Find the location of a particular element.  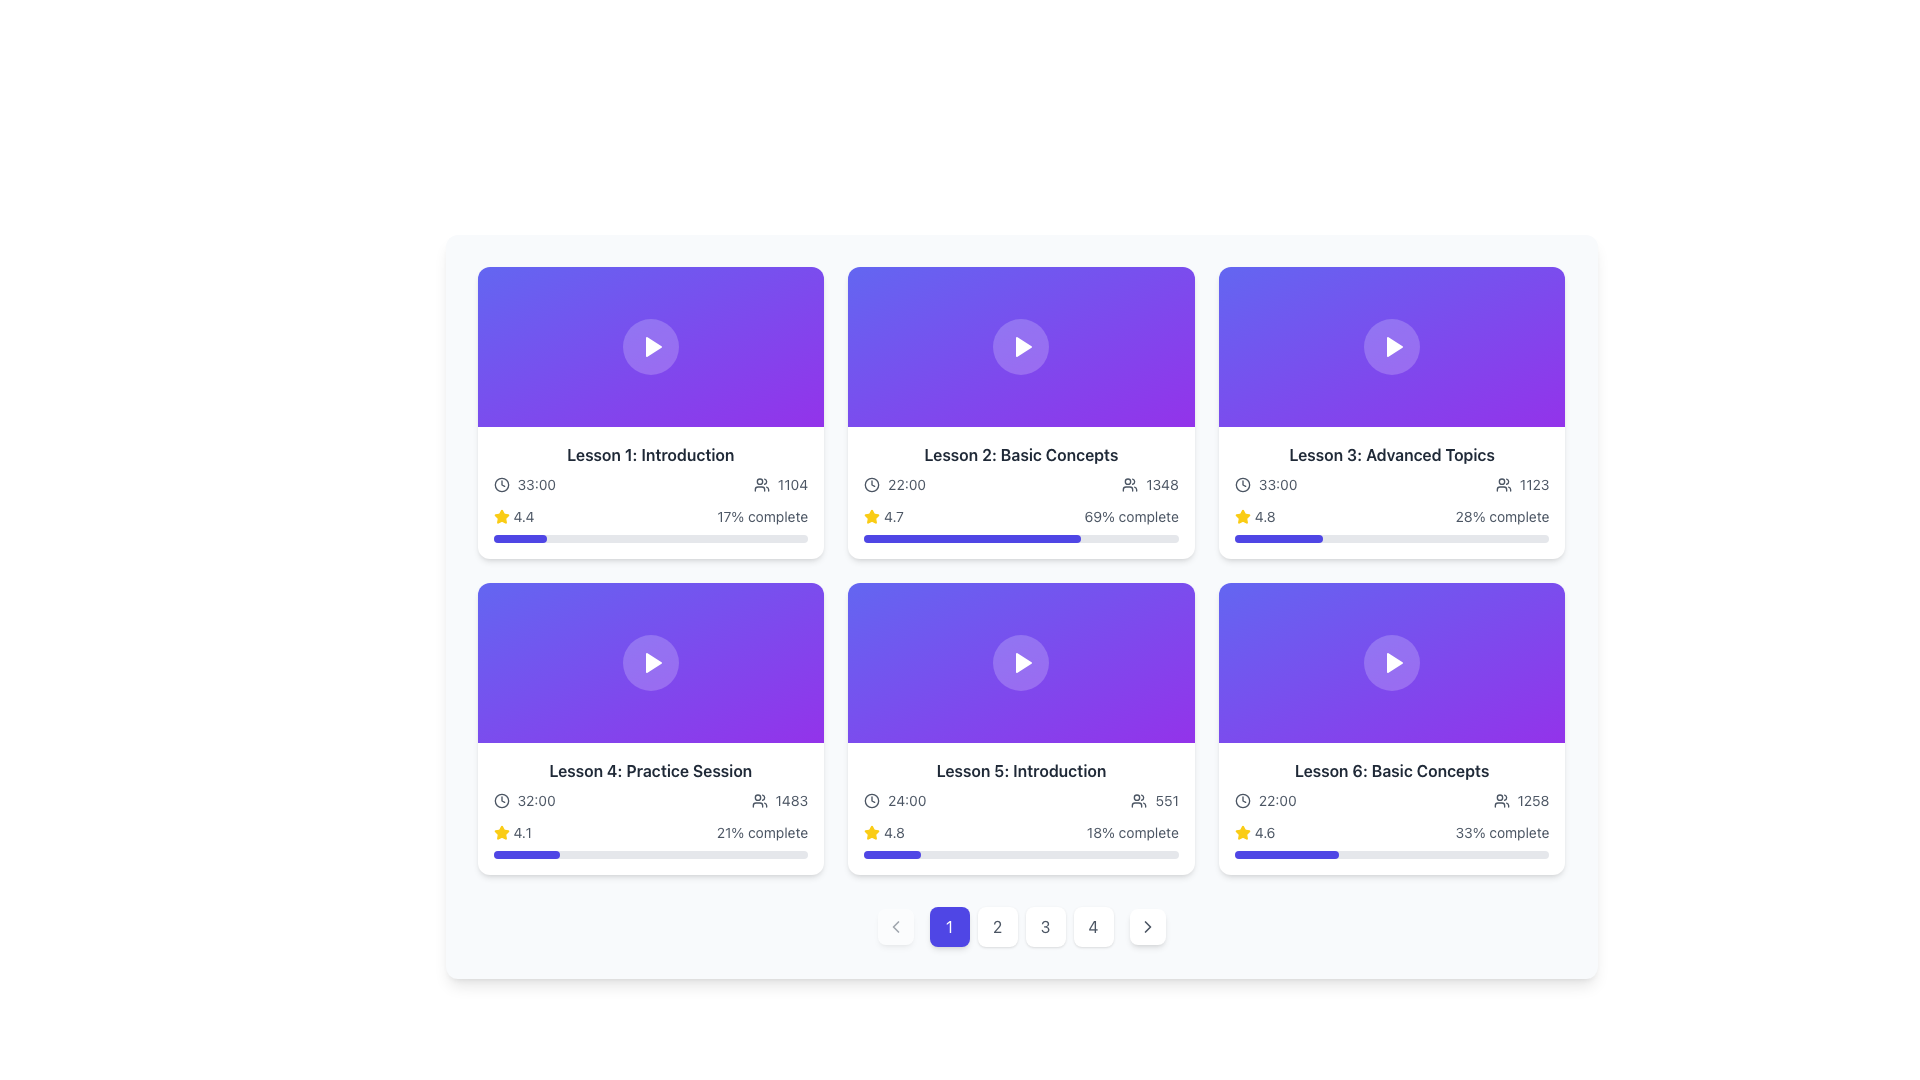

the text label indicating the lesson duration located in the third card of the top row, immediately to the right of the clock icon is located at coordinates (1277, 485).